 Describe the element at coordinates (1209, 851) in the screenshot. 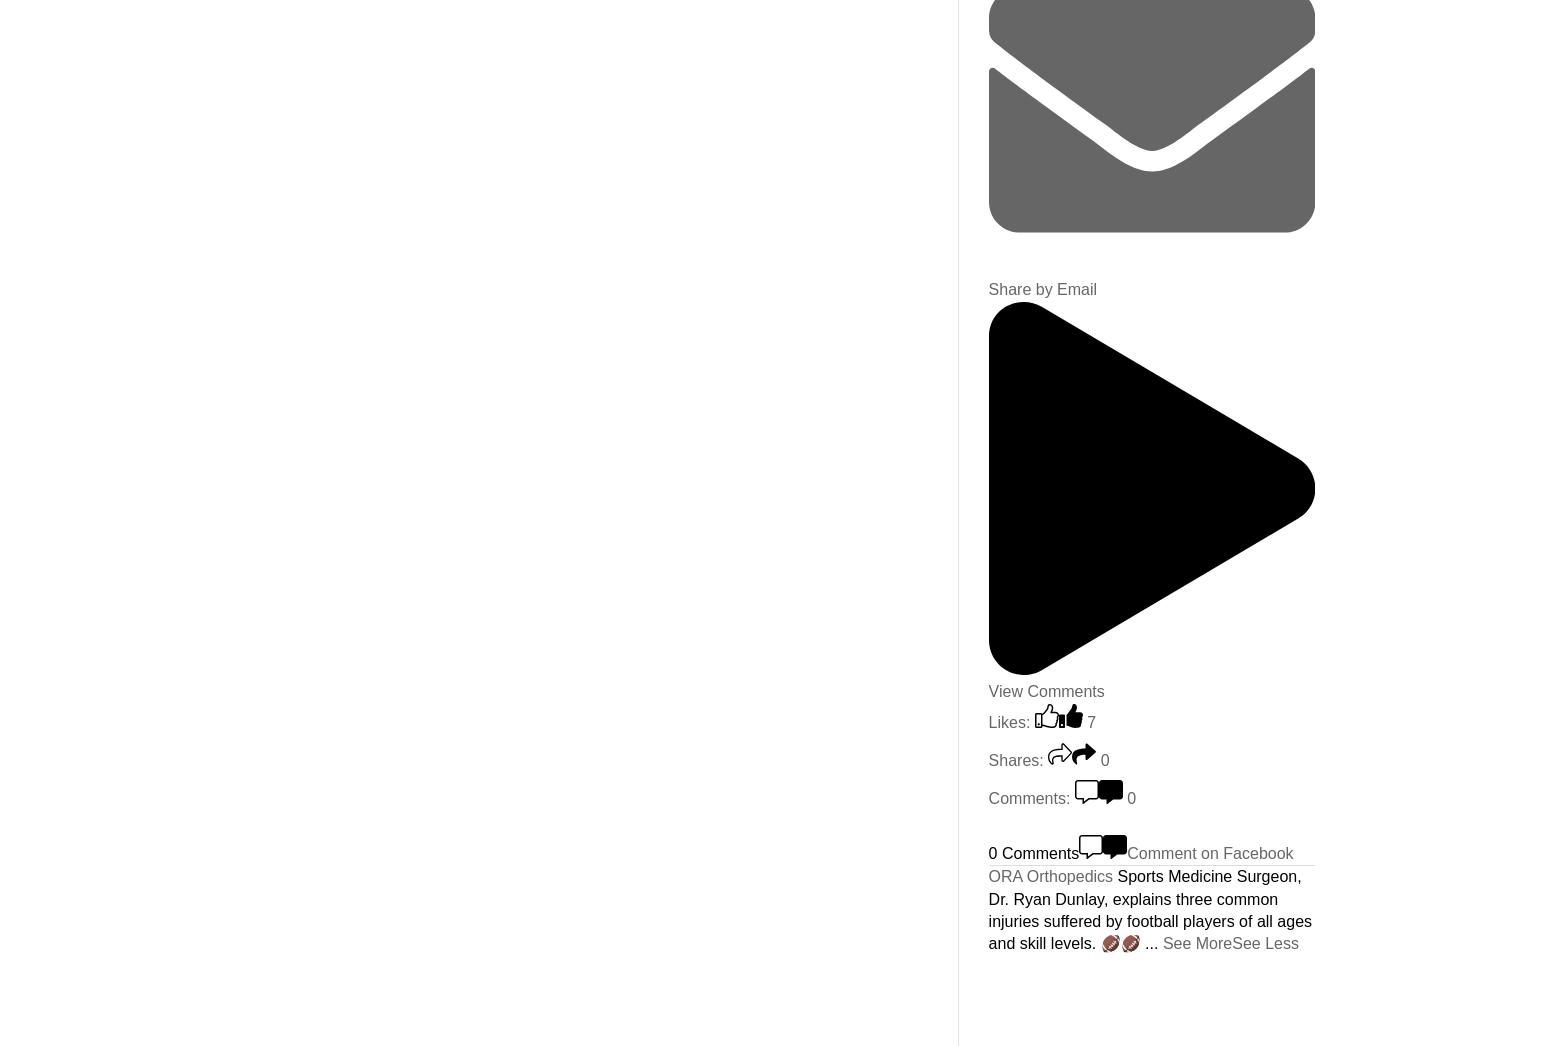

I see `'Comment on Facebook'` at that location.